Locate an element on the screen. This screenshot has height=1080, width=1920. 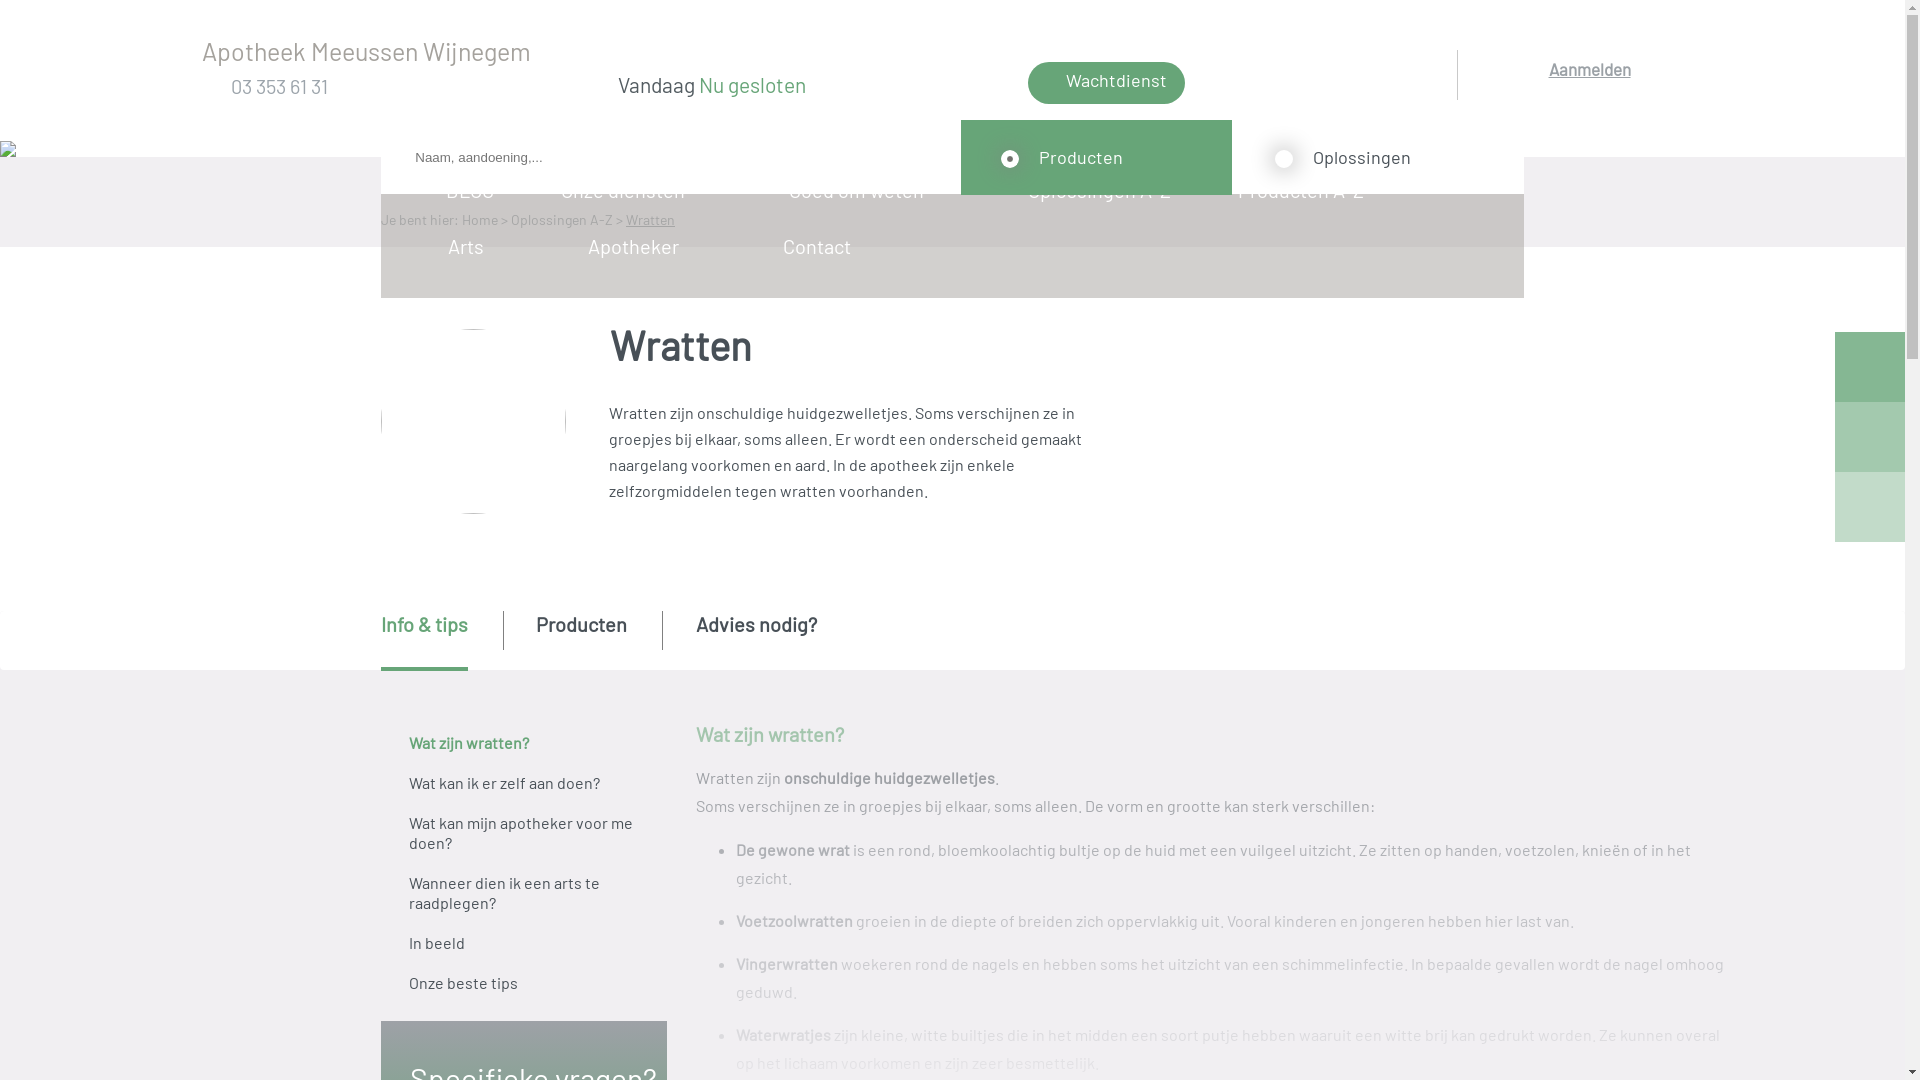
'BLOG' is located at coordinates (476, 189).